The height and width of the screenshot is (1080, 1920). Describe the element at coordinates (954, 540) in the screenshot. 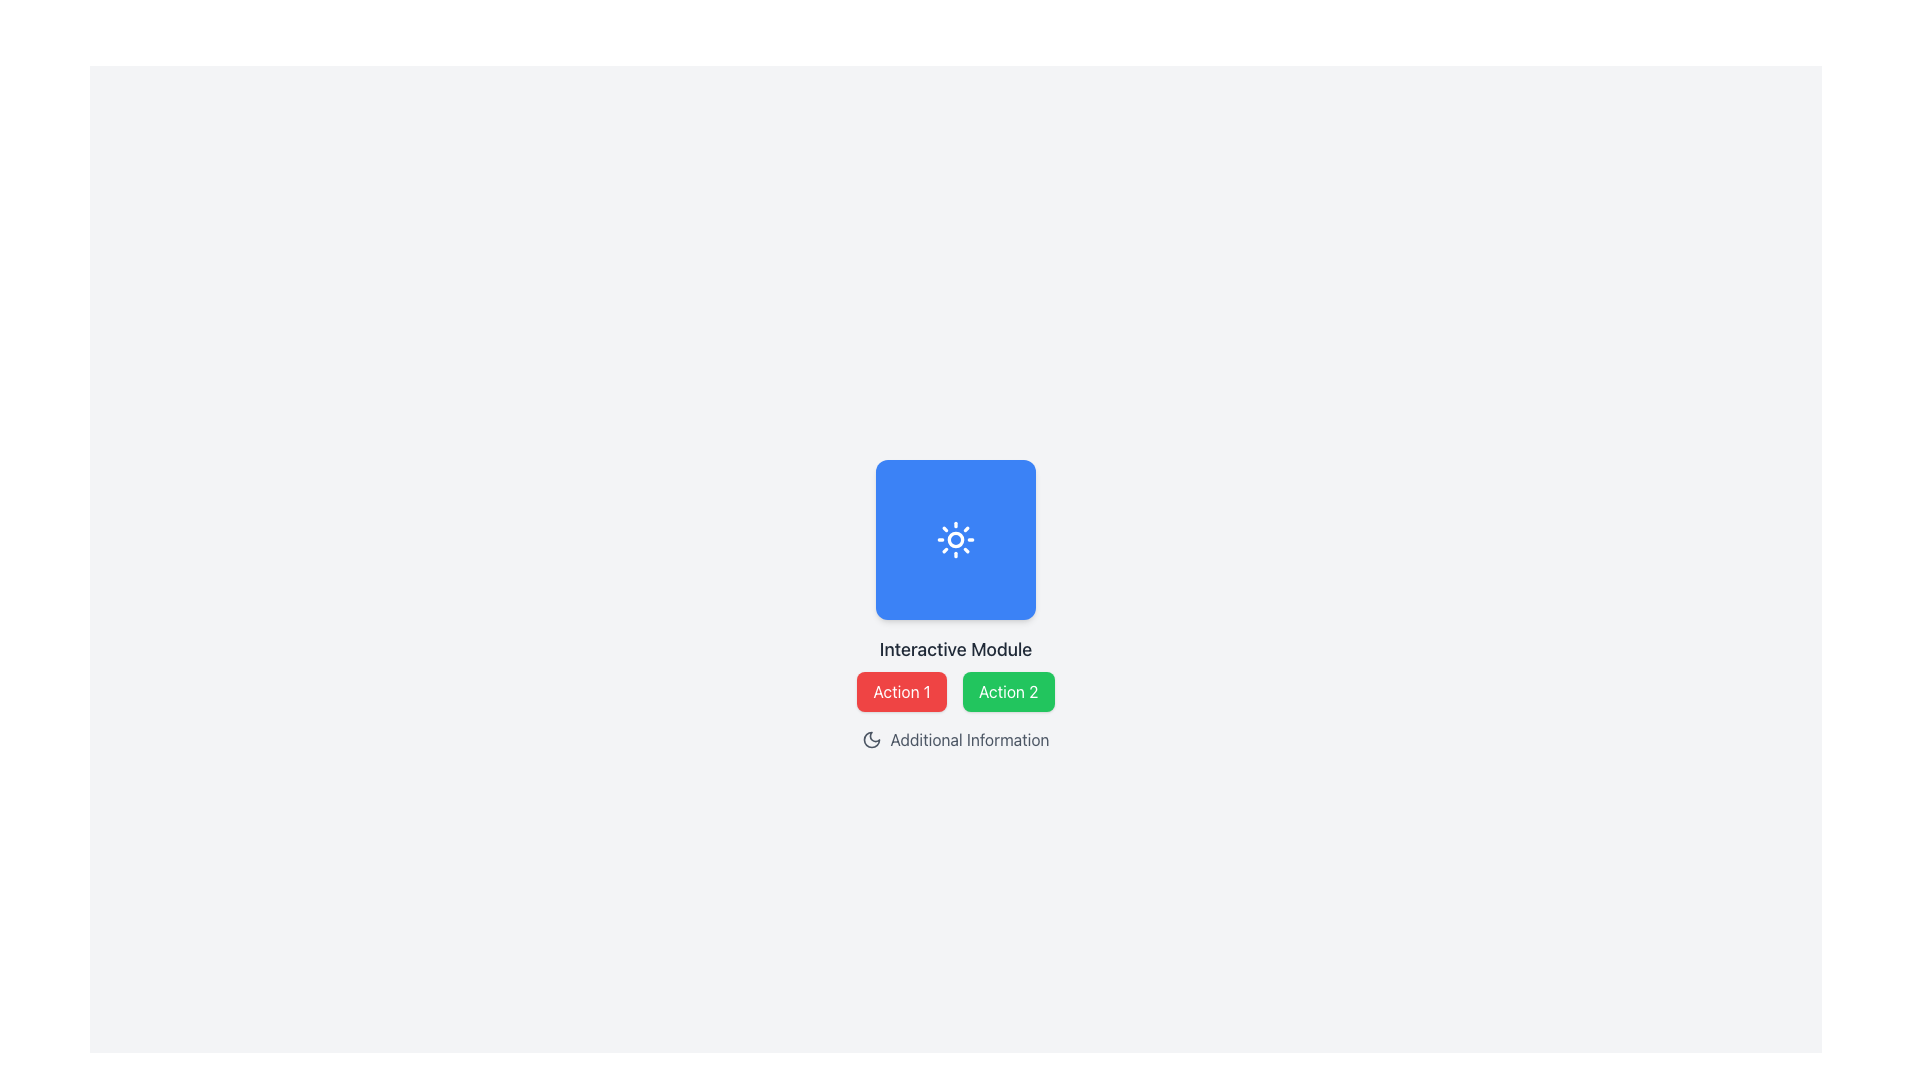

I see `the sun icon, which is a circular icon with eight symmetric lines in white on a blue background` at that location.